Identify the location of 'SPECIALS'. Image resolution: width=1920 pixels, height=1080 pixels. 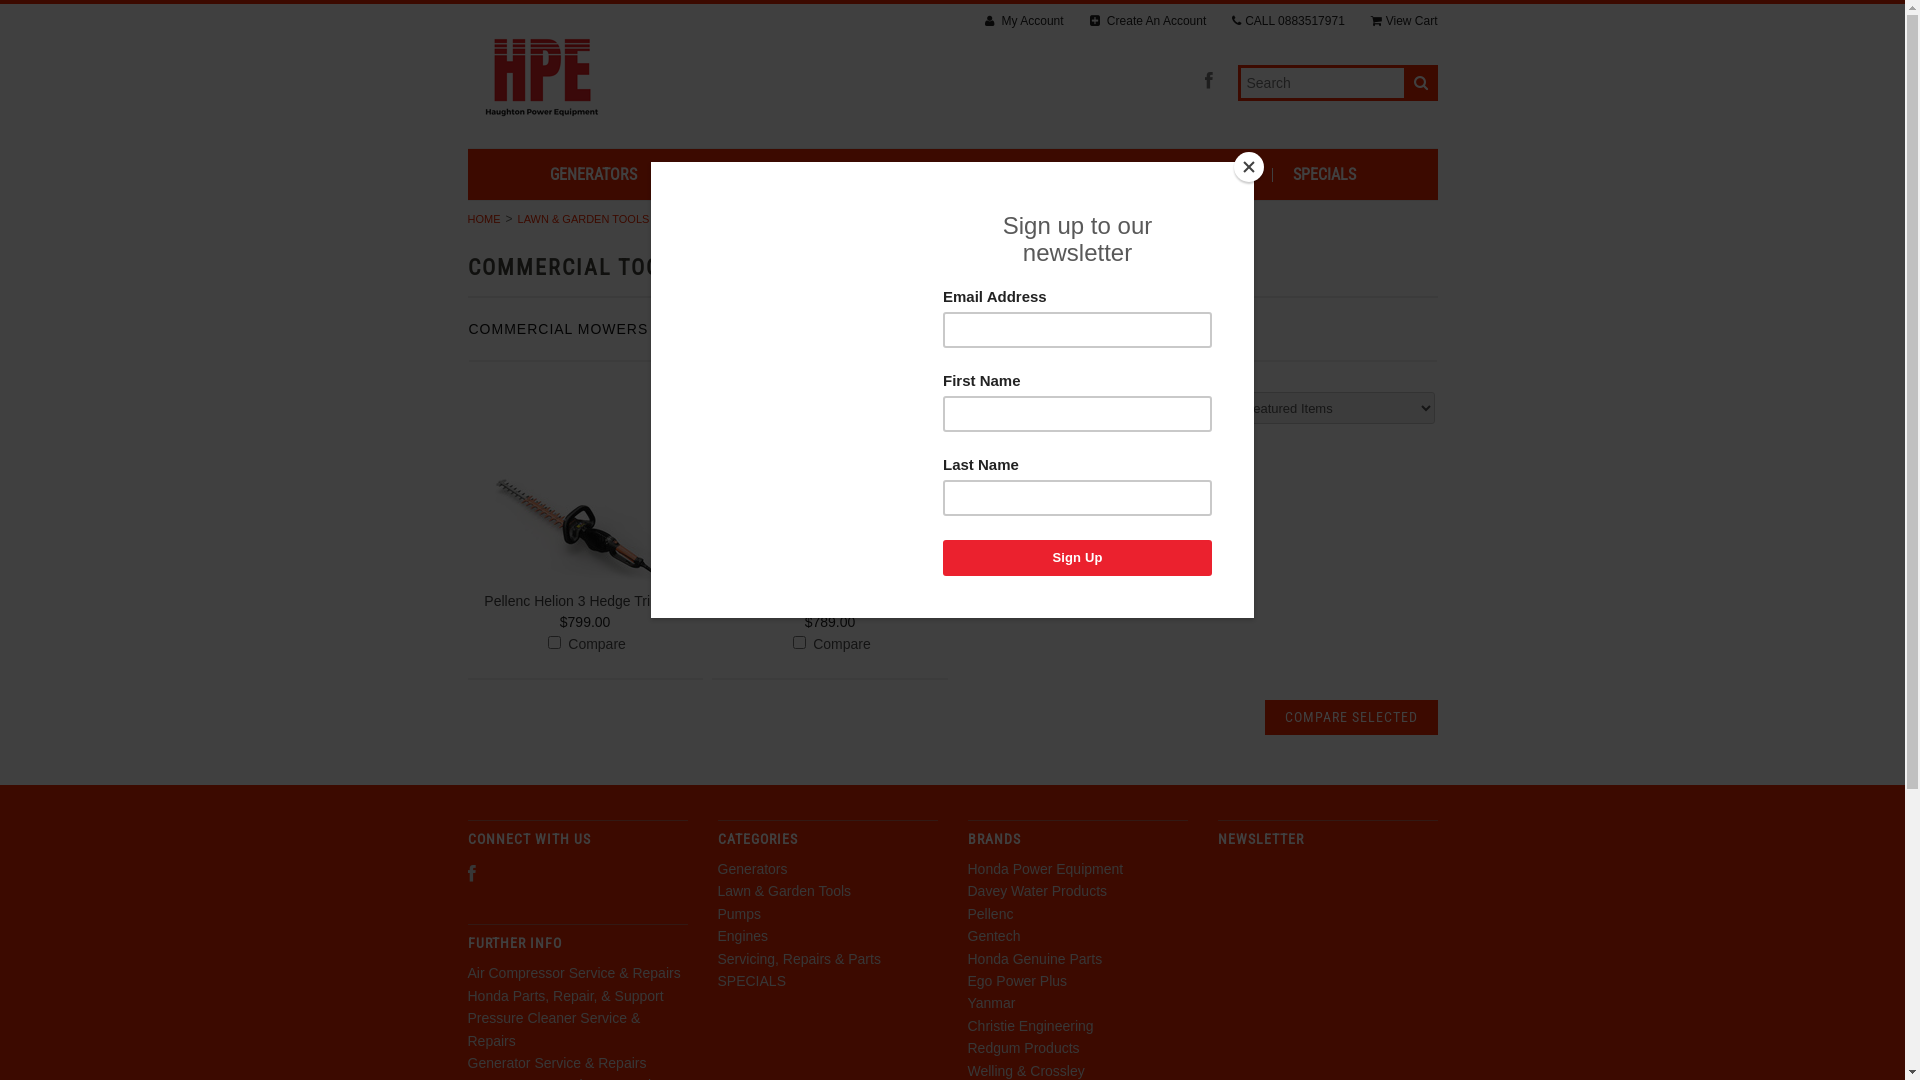
(1323, 173).